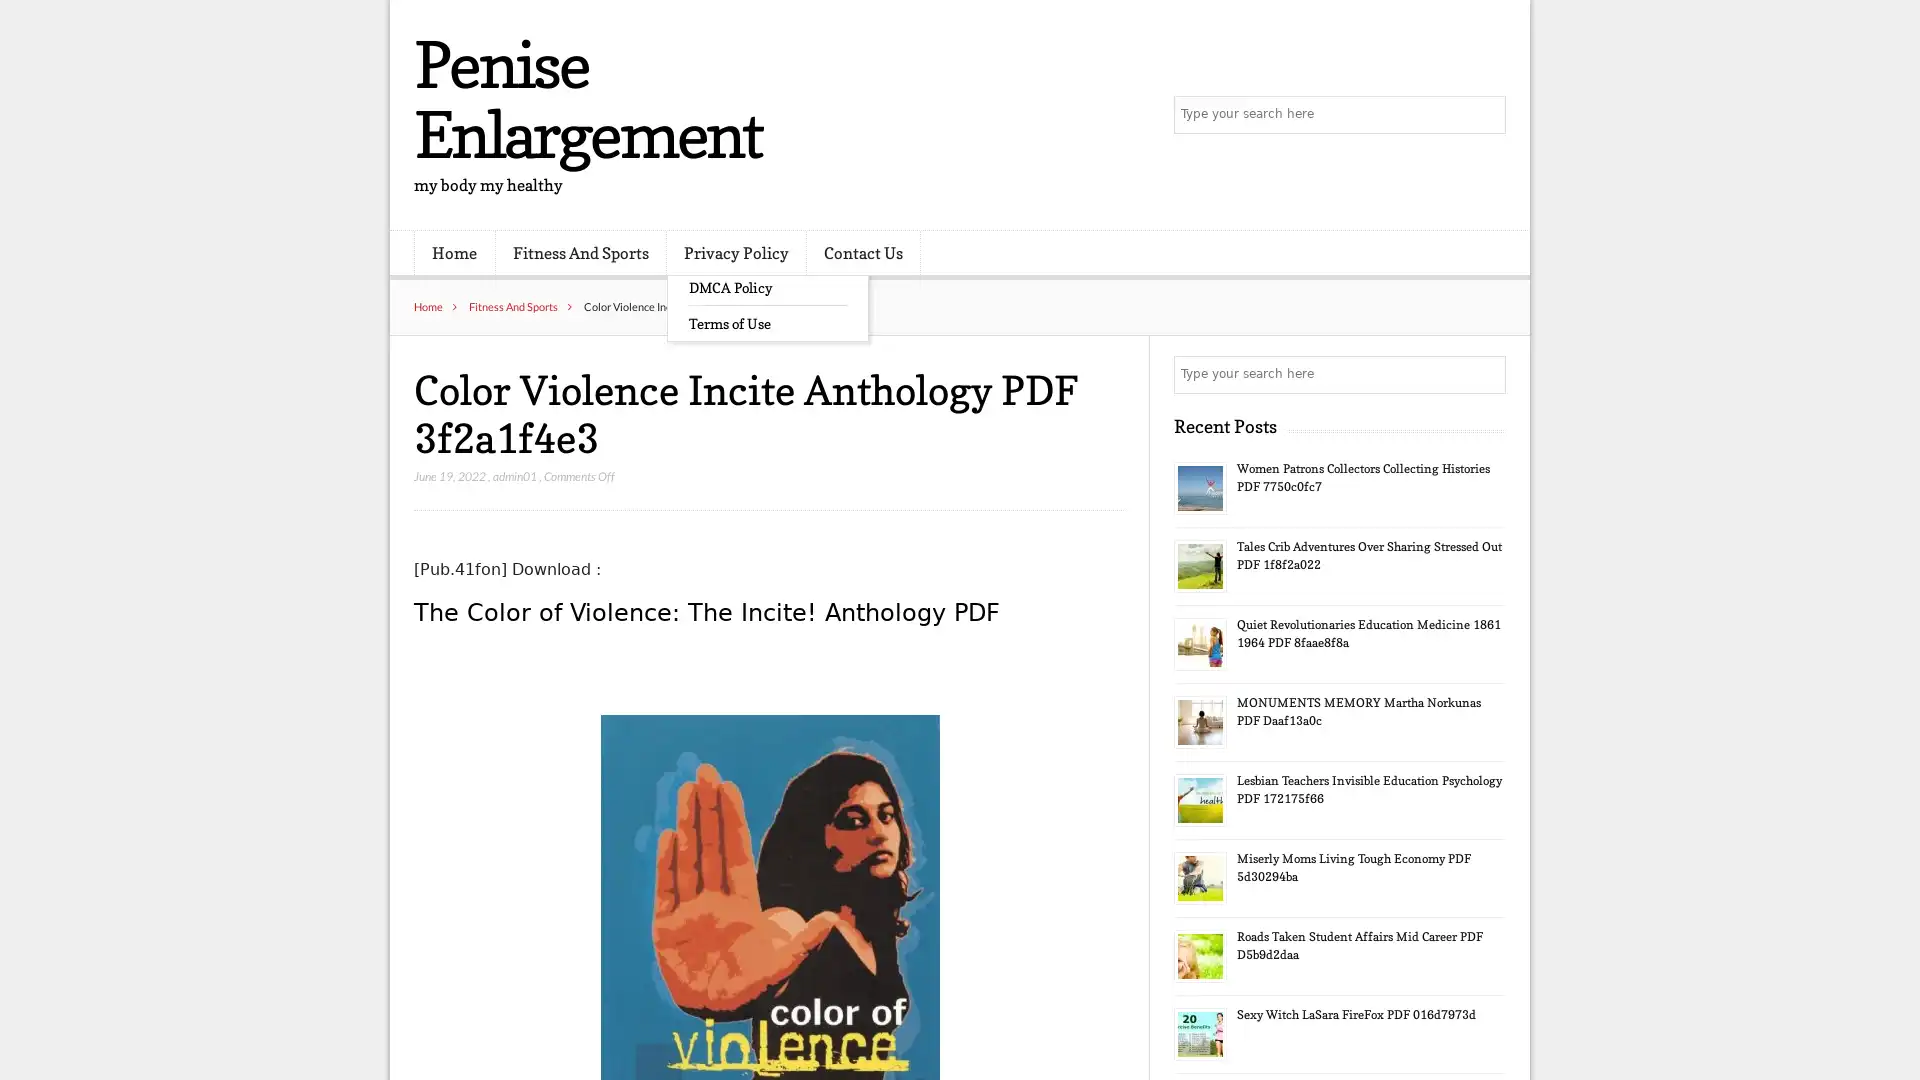  What do you see at coordinates (1485, 115) in the screenshot?
I see `Search` at bounding box center [1485, 115].